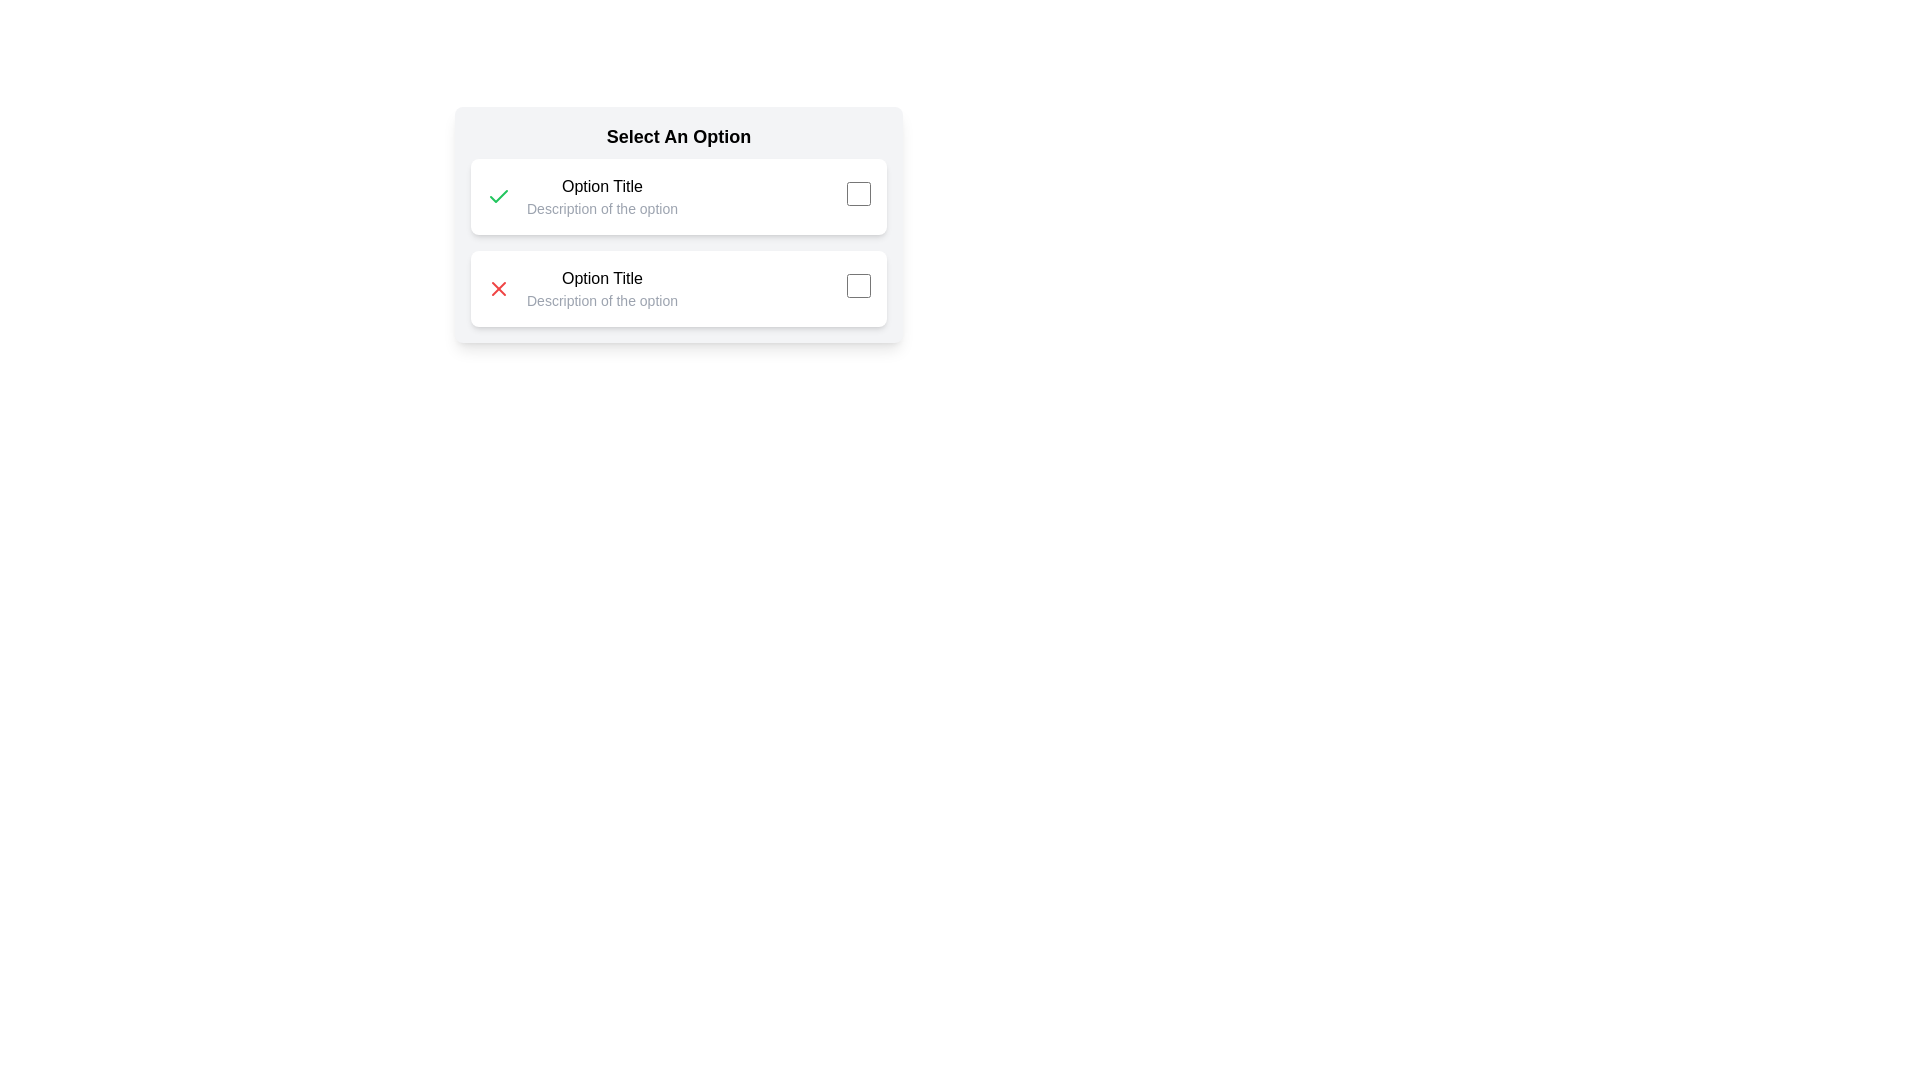 The image size is (1920, 1080). What do you see at coordinates (601, 300) in the screenshot?
I see `the descriptive text label that conveys information about the option displayed above it, positioned below 'Option Title'` at bounding box center [601, 300].